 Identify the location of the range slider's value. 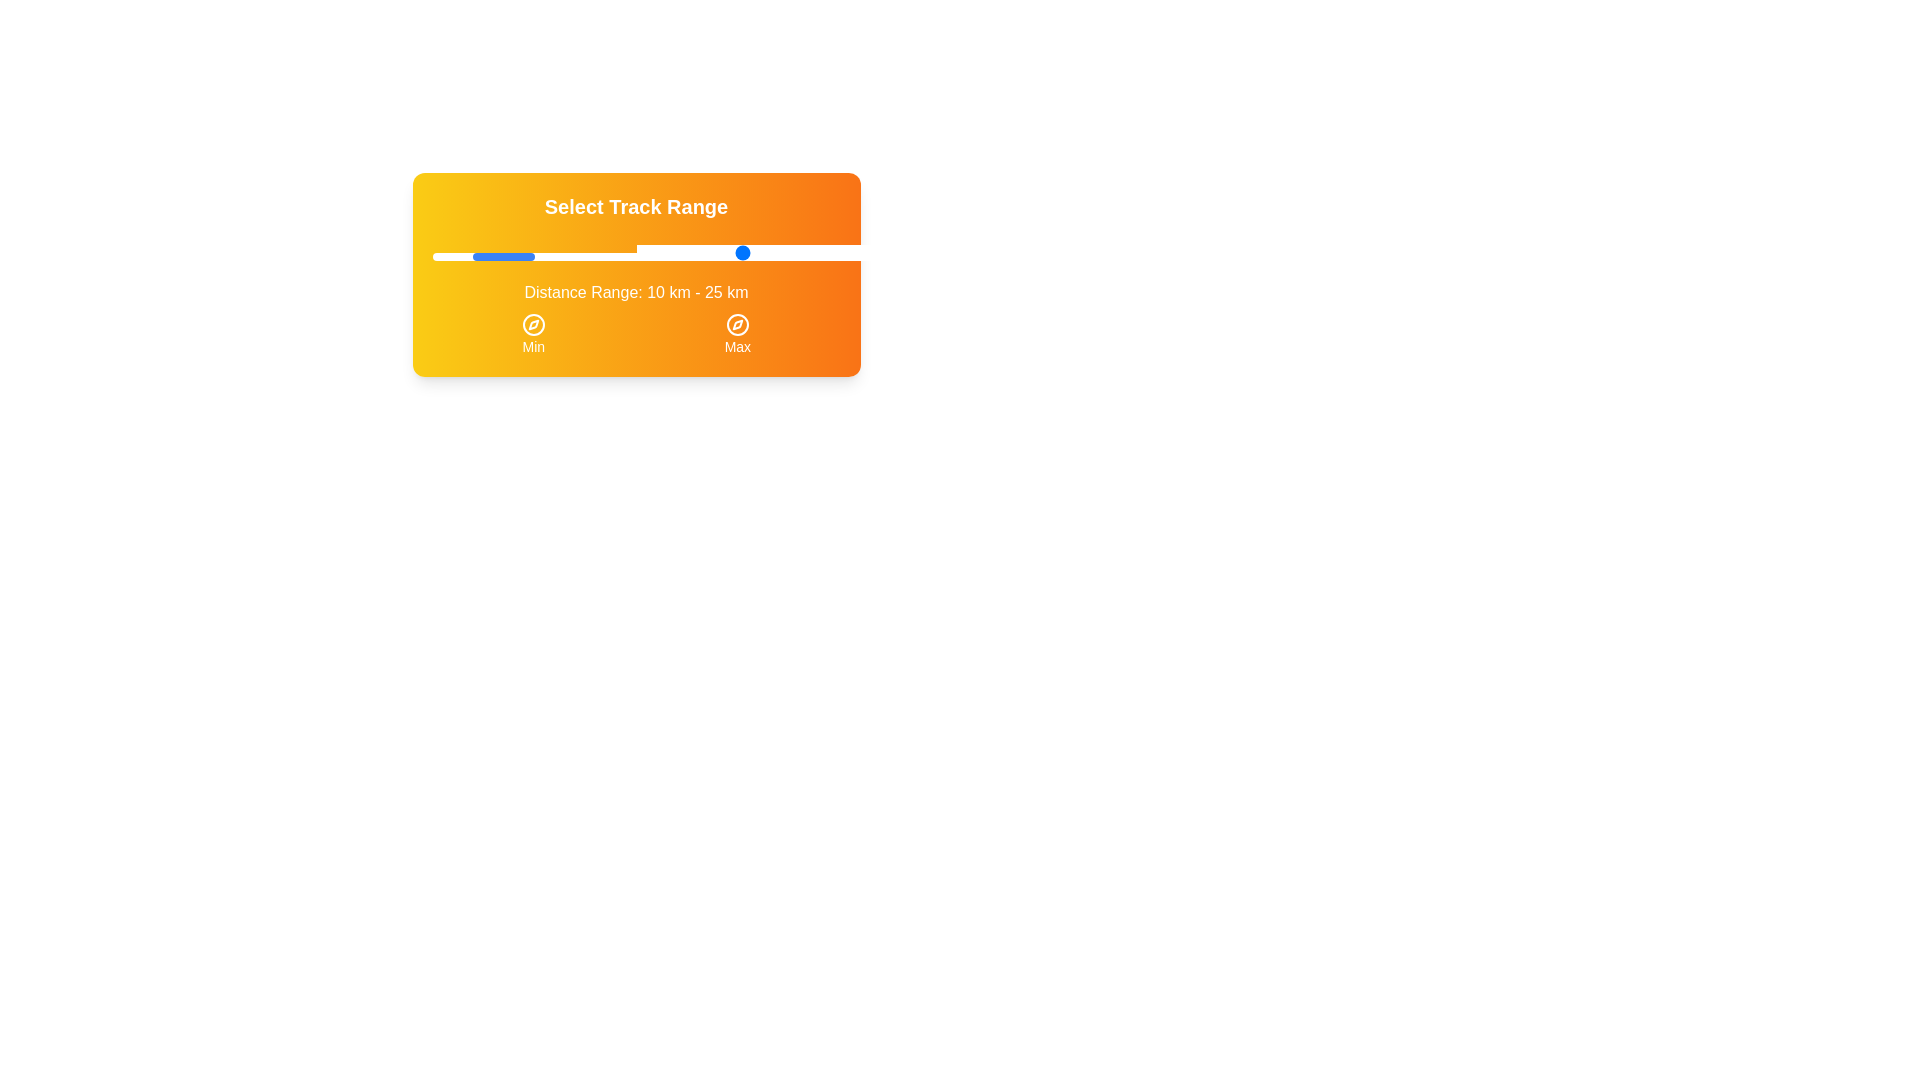
(558, 256).